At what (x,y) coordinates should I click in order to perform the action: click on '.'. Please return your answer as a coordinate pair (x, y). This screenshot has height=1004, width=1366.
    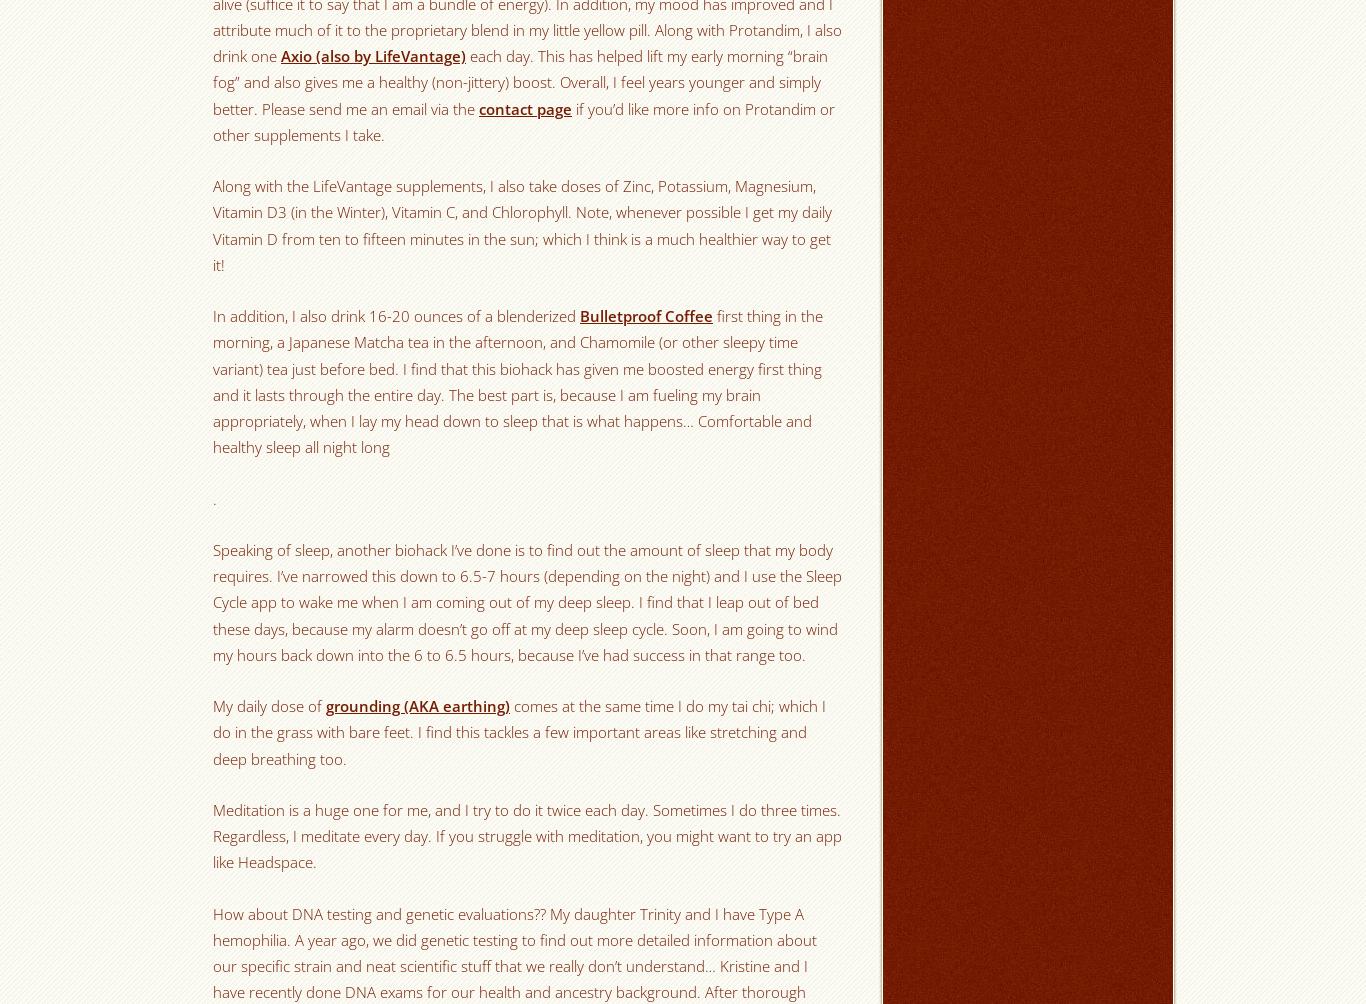
    Looking at the image, I should click on (214, 496).